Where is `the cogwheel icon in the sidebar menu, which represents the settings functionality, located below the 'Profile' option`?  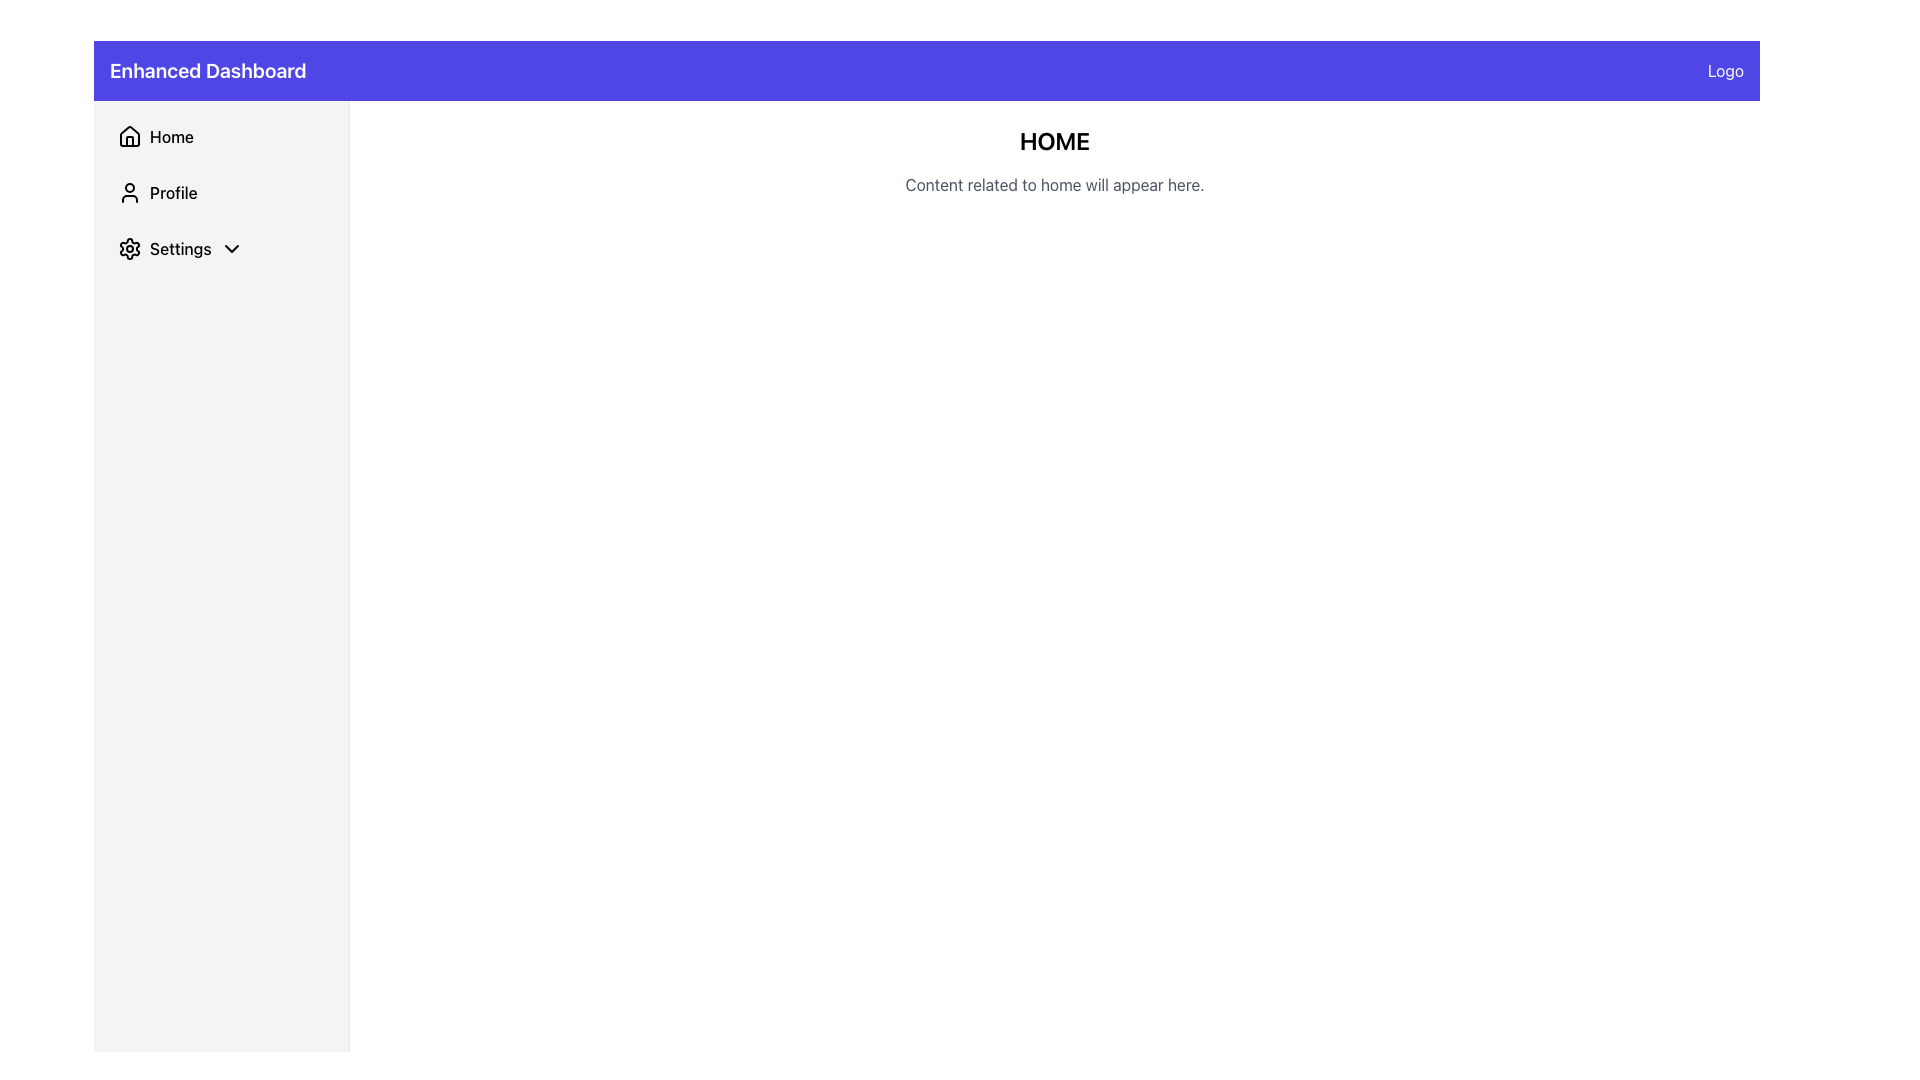
the cogwheel icon in the sidebar menu, which represents the settings functionality, located below the 'Profile' option is located at coordinates (128, 248).